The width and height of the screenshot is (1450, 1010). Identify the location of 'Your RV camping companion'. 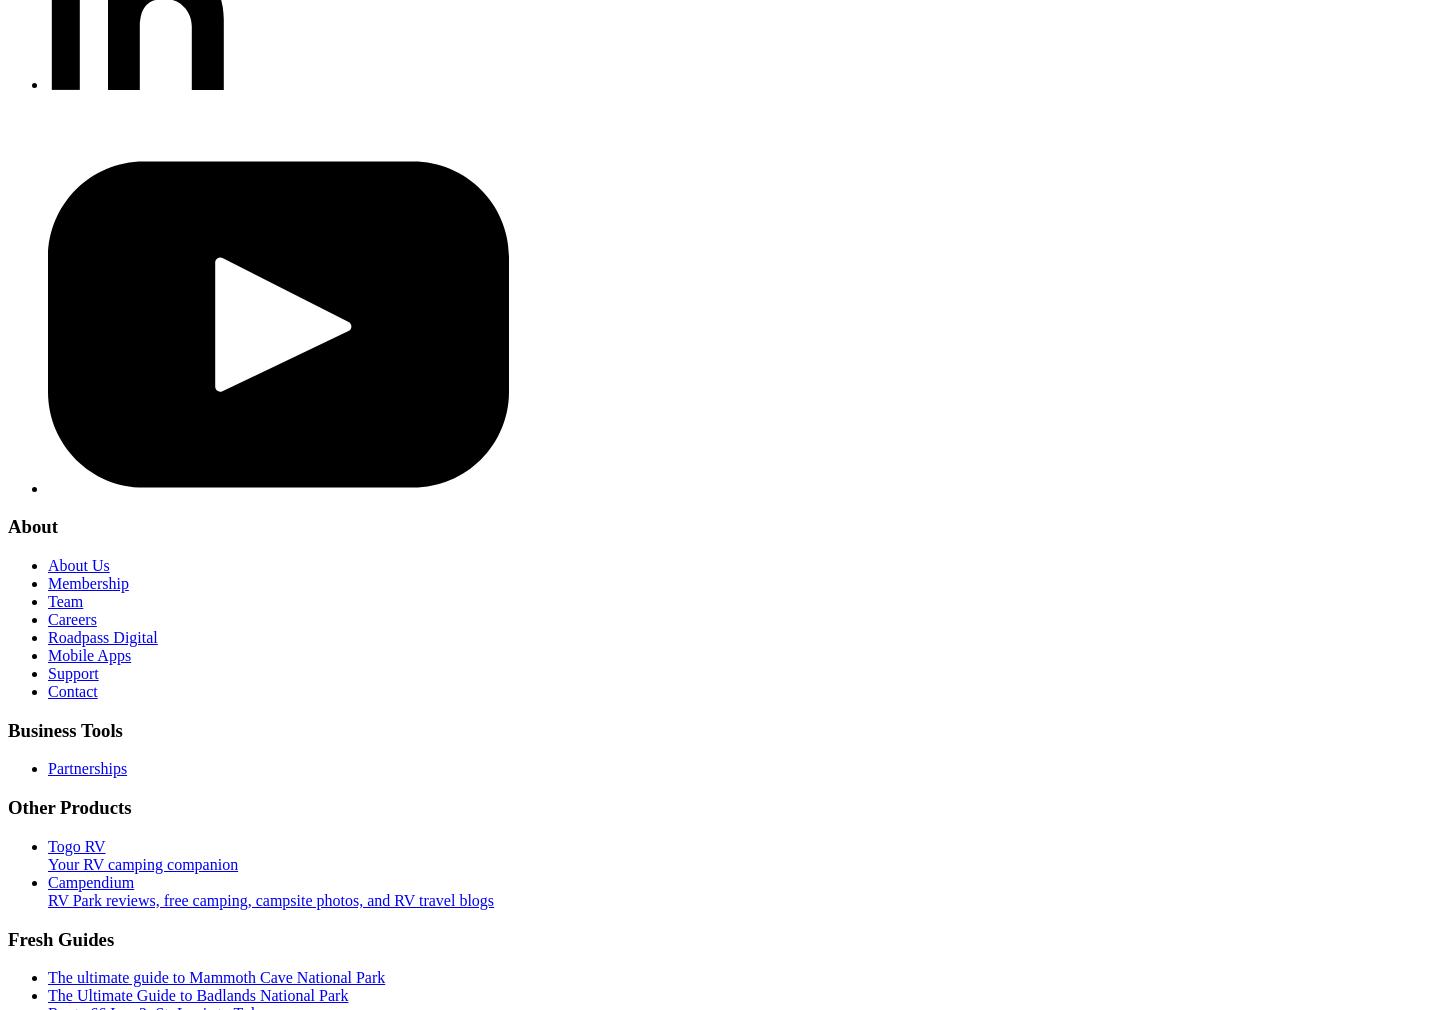
(141, 863).